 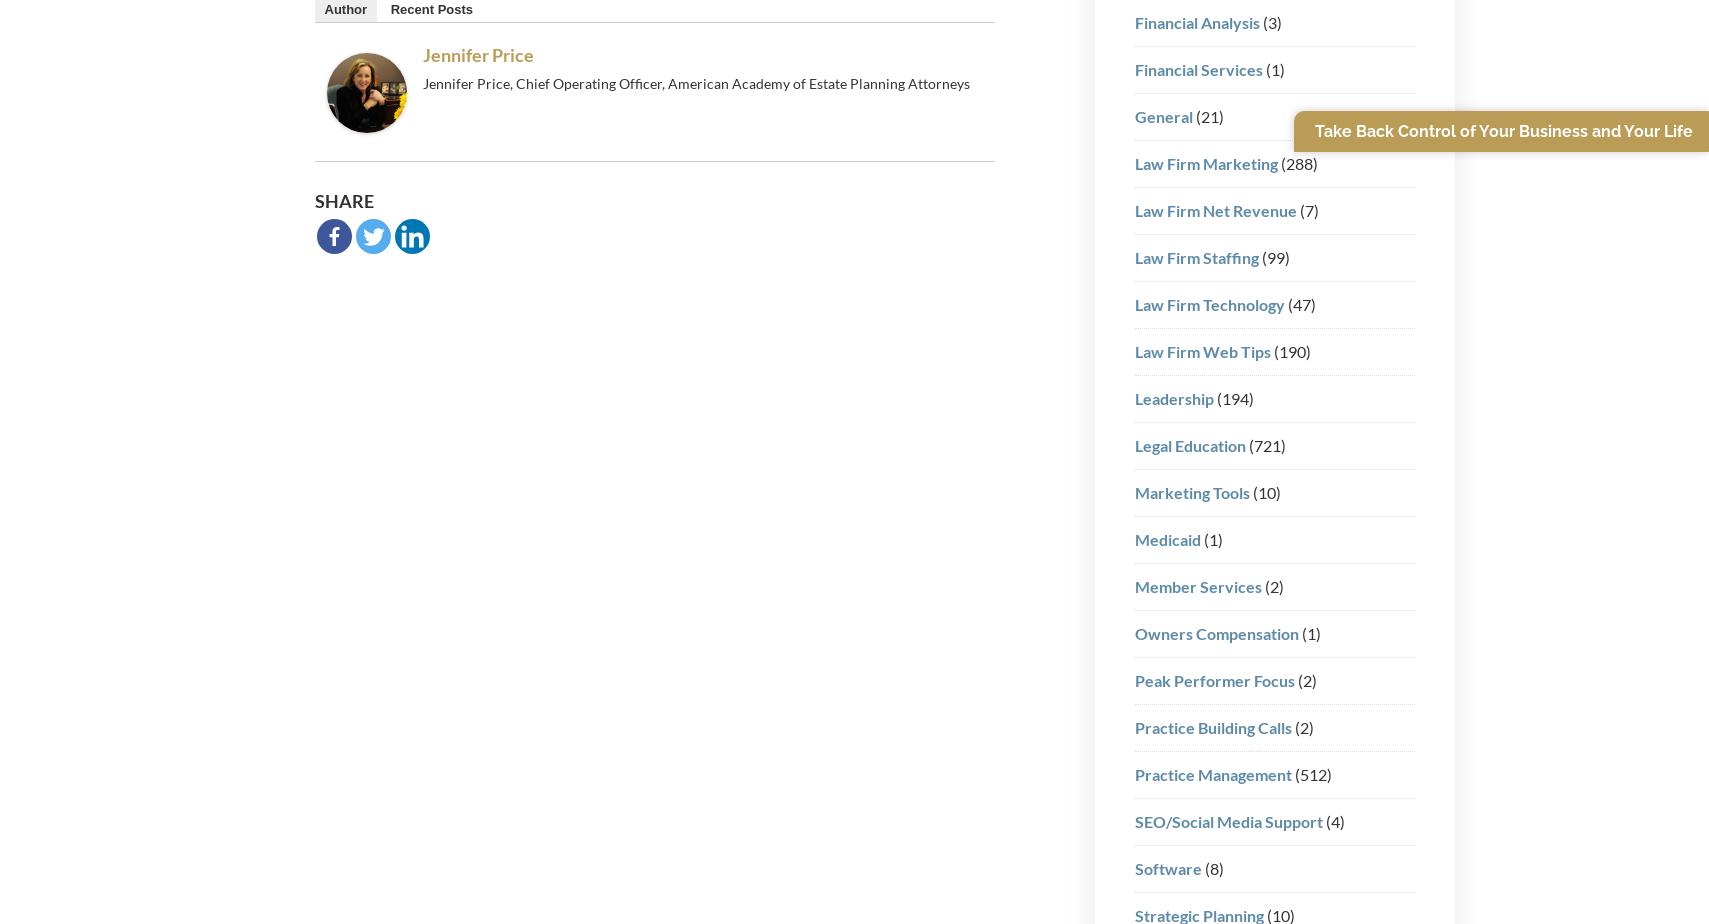 I want to click on 'Law Firm Marketing', so click(x=1133, y=162).